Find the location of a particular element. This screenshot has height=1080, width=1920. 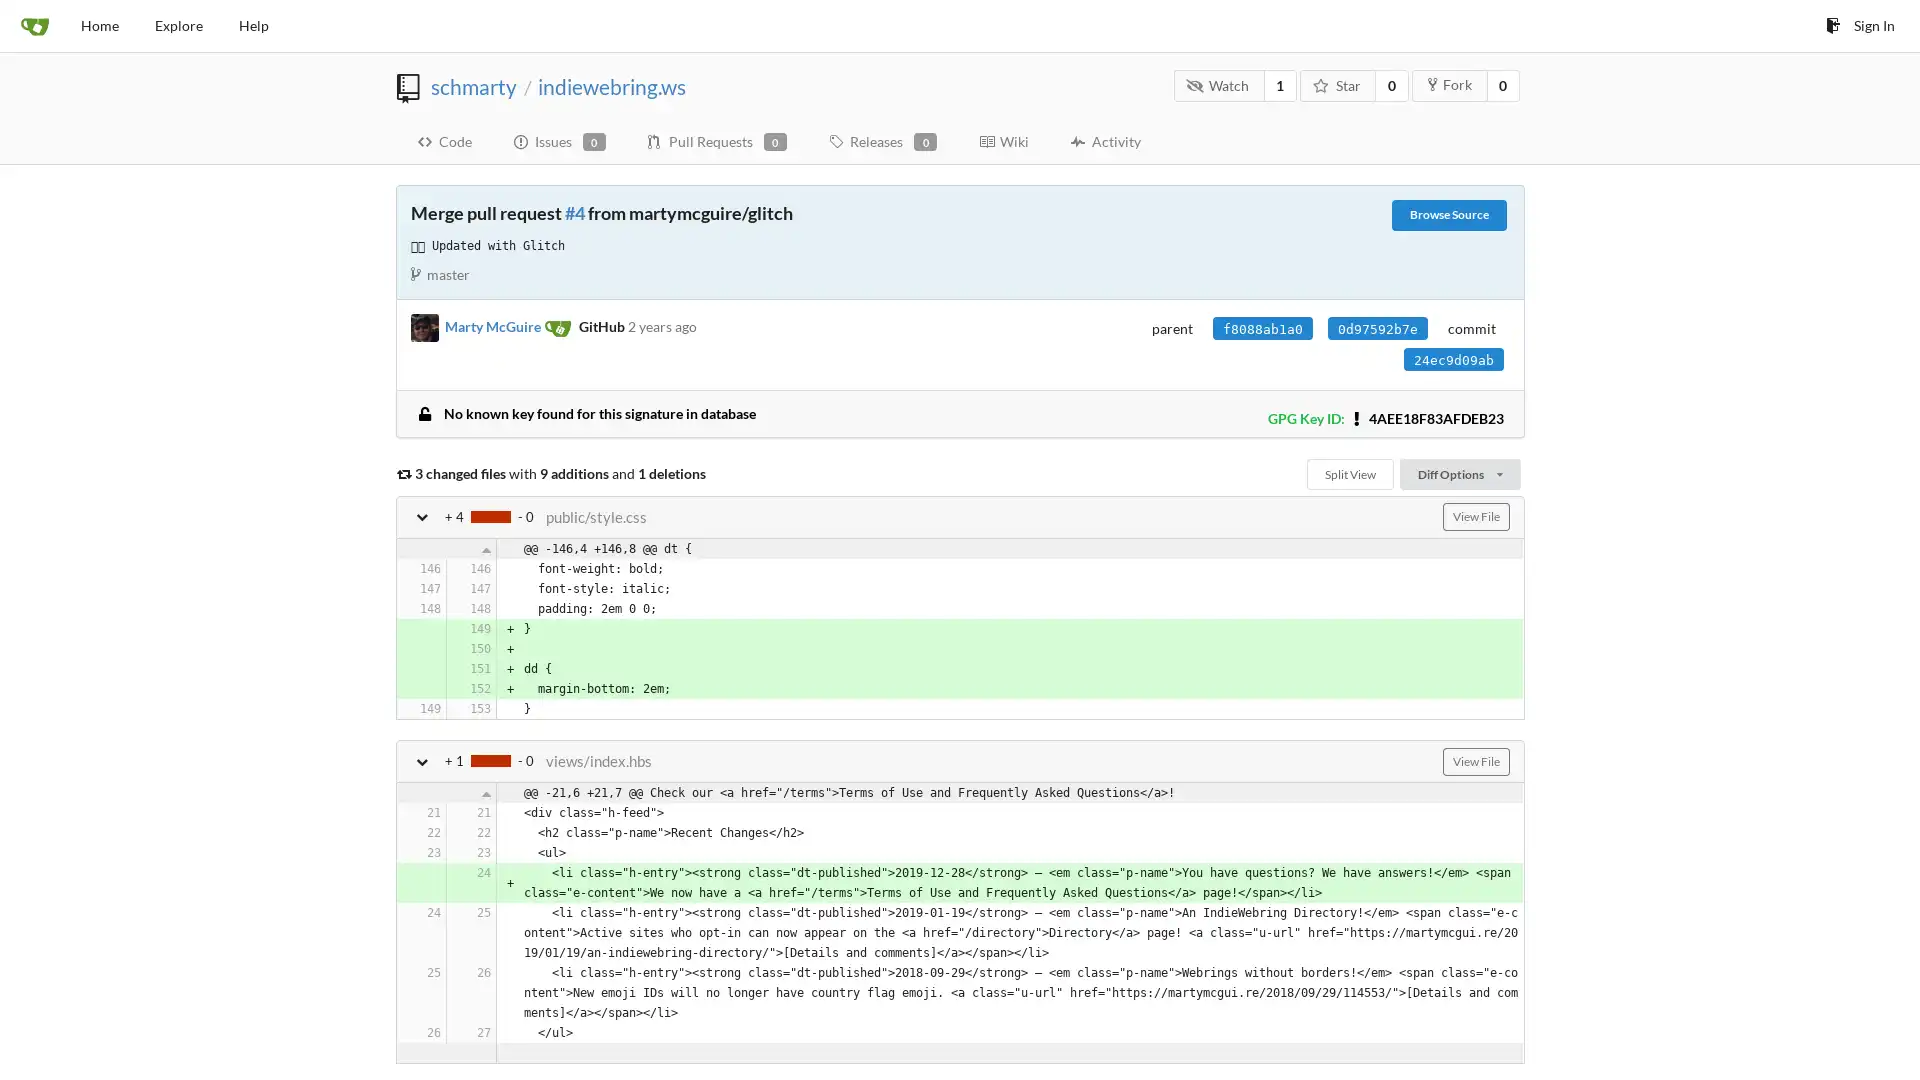

Star is located at coordinates (1338, 84).